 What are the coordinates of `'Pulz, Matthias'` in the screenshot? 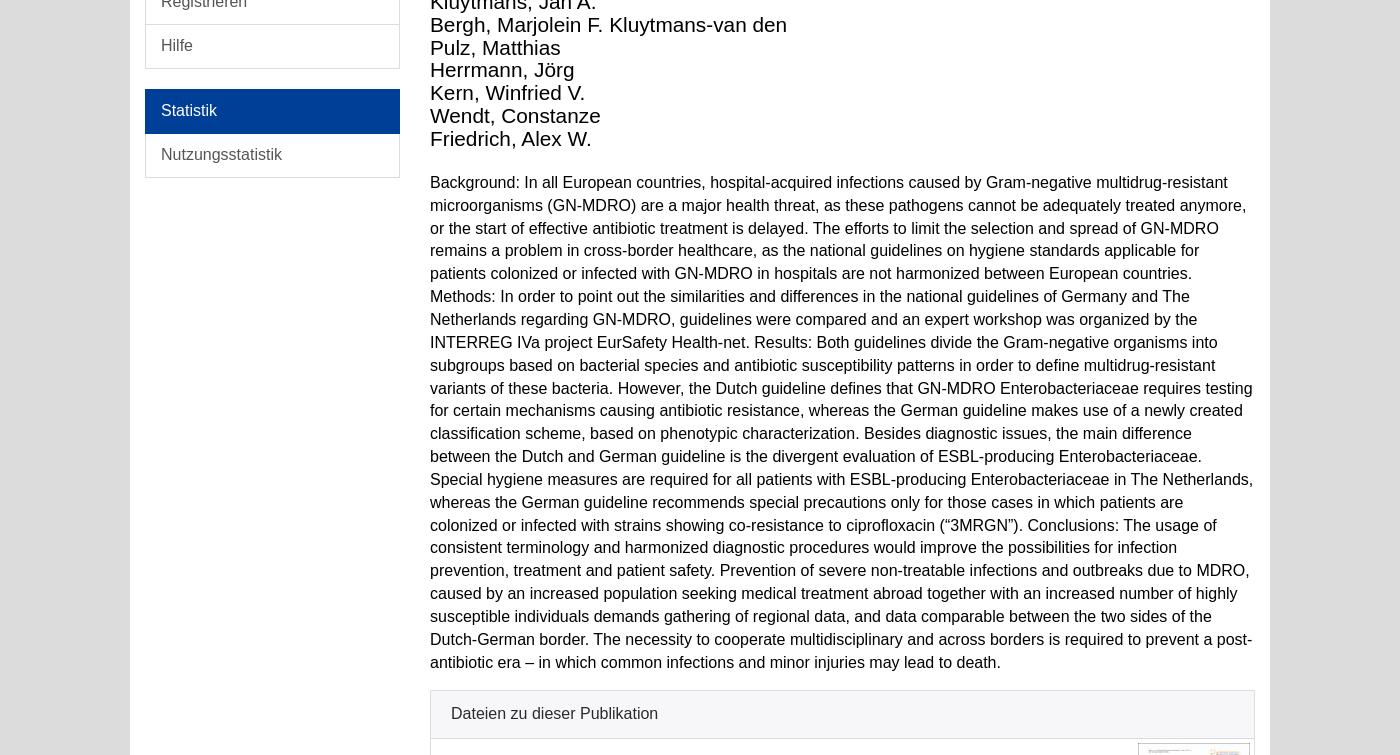 It's located at (429, 46).